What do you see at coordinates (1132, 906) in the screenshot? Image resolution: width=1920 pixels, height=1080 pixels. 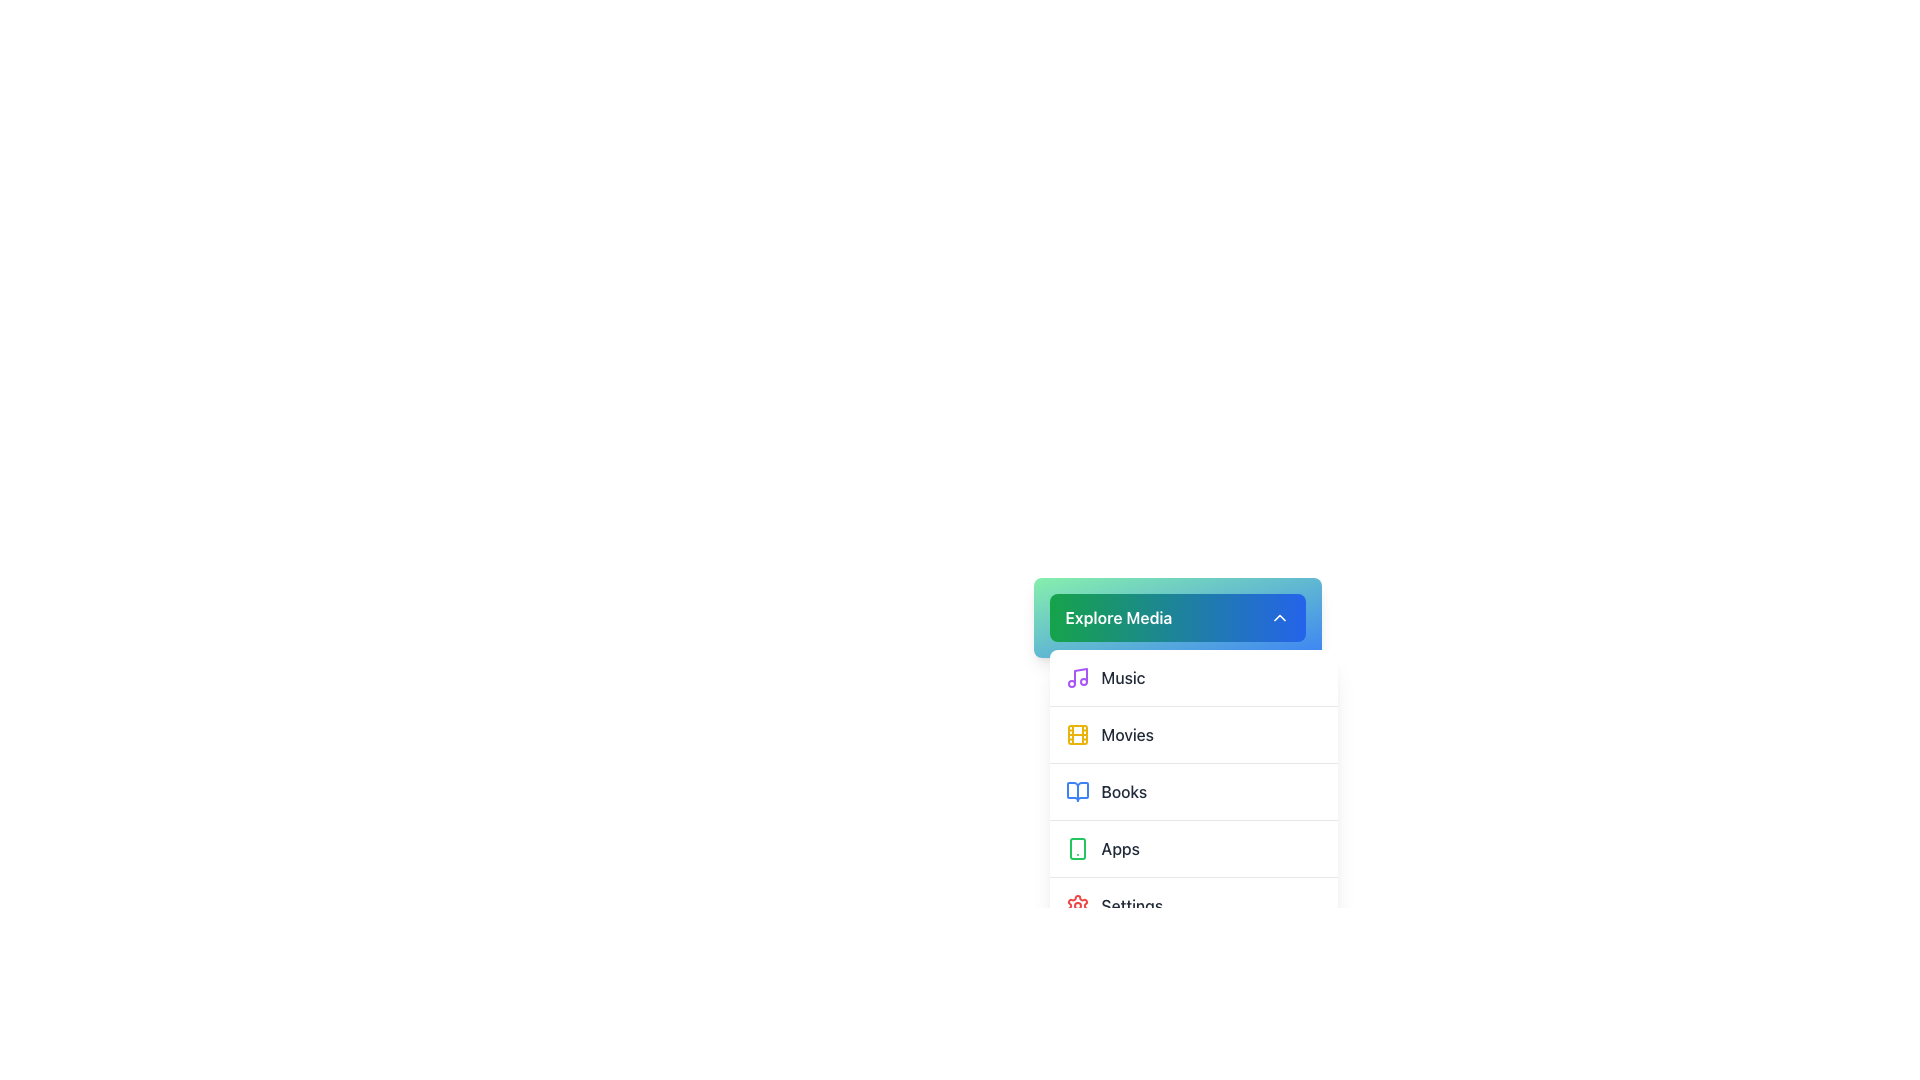 I see `the 'Settings' text label displayed in medium-sized gray font, which is positioned to the right of a red settings icon` at bounding box center [1132, 906].